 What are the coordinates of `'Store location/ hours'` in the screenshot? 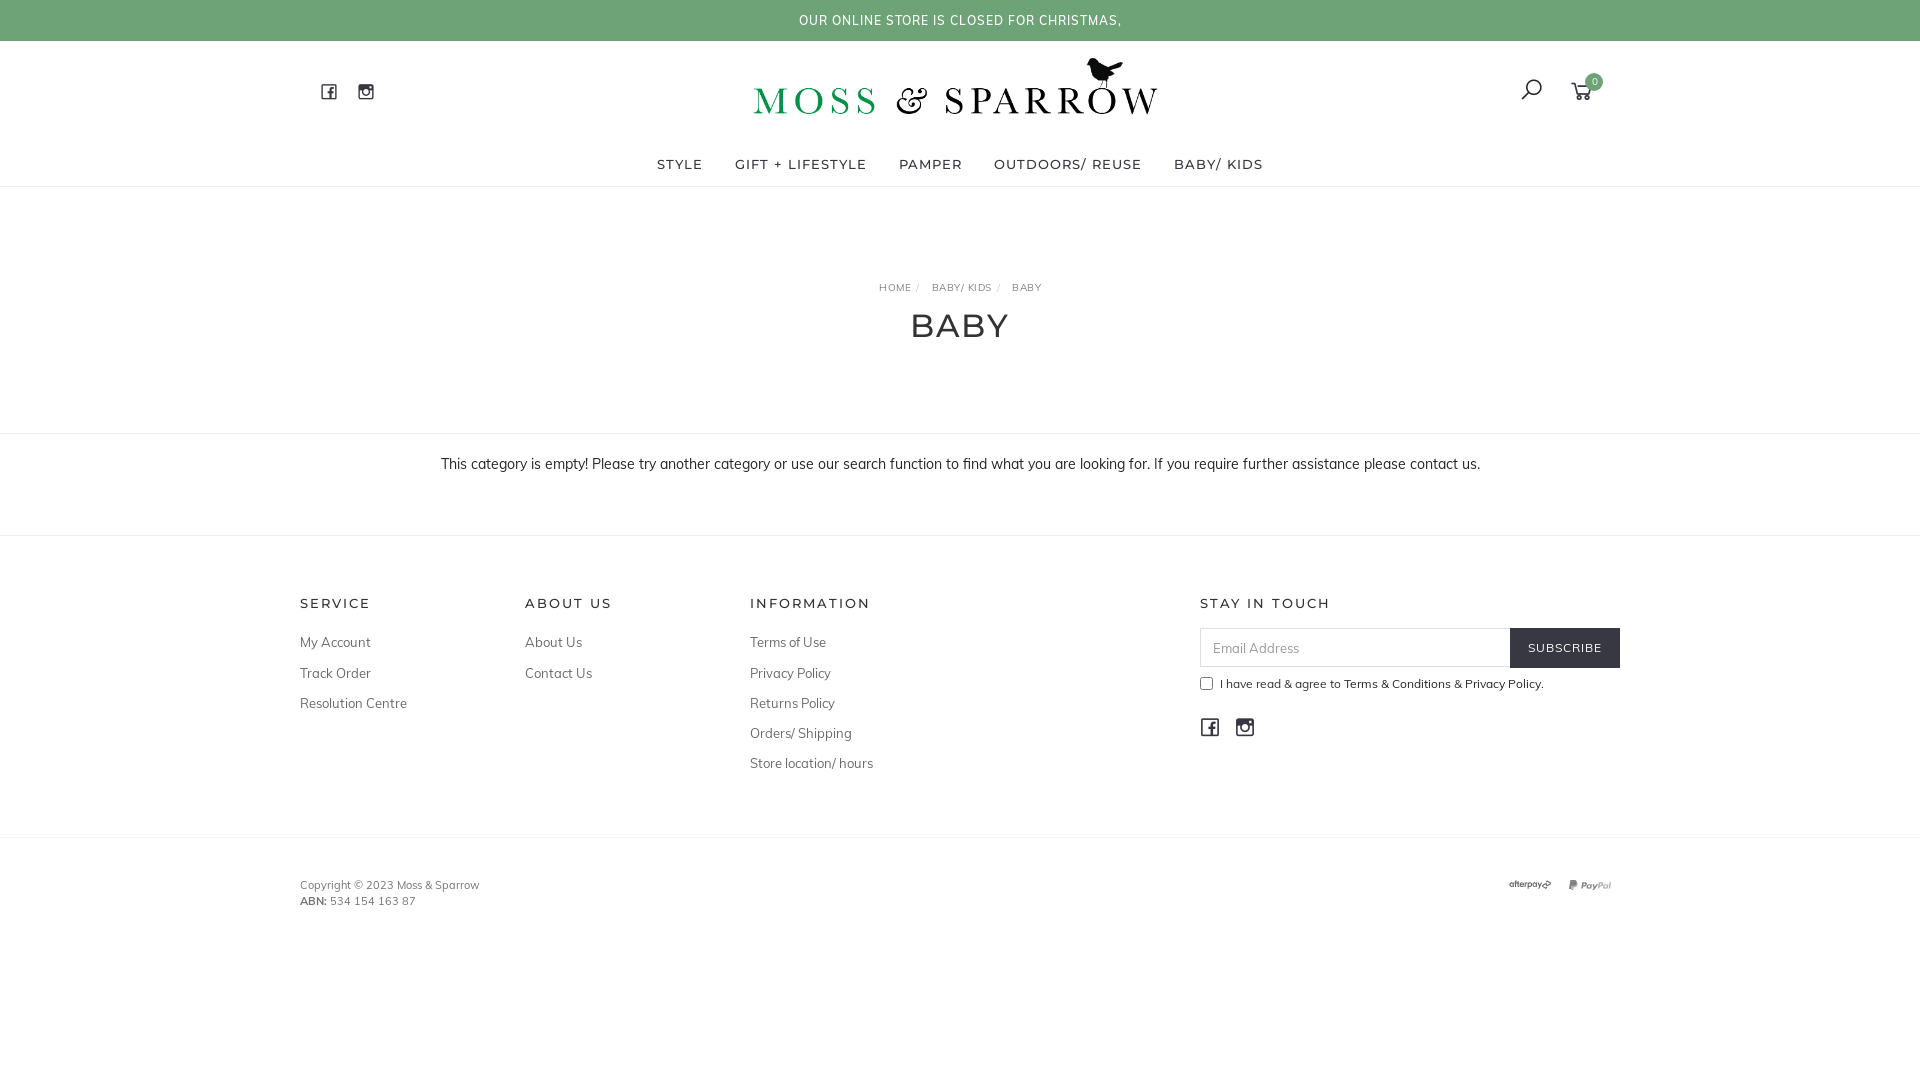 It's located at (840, 763).